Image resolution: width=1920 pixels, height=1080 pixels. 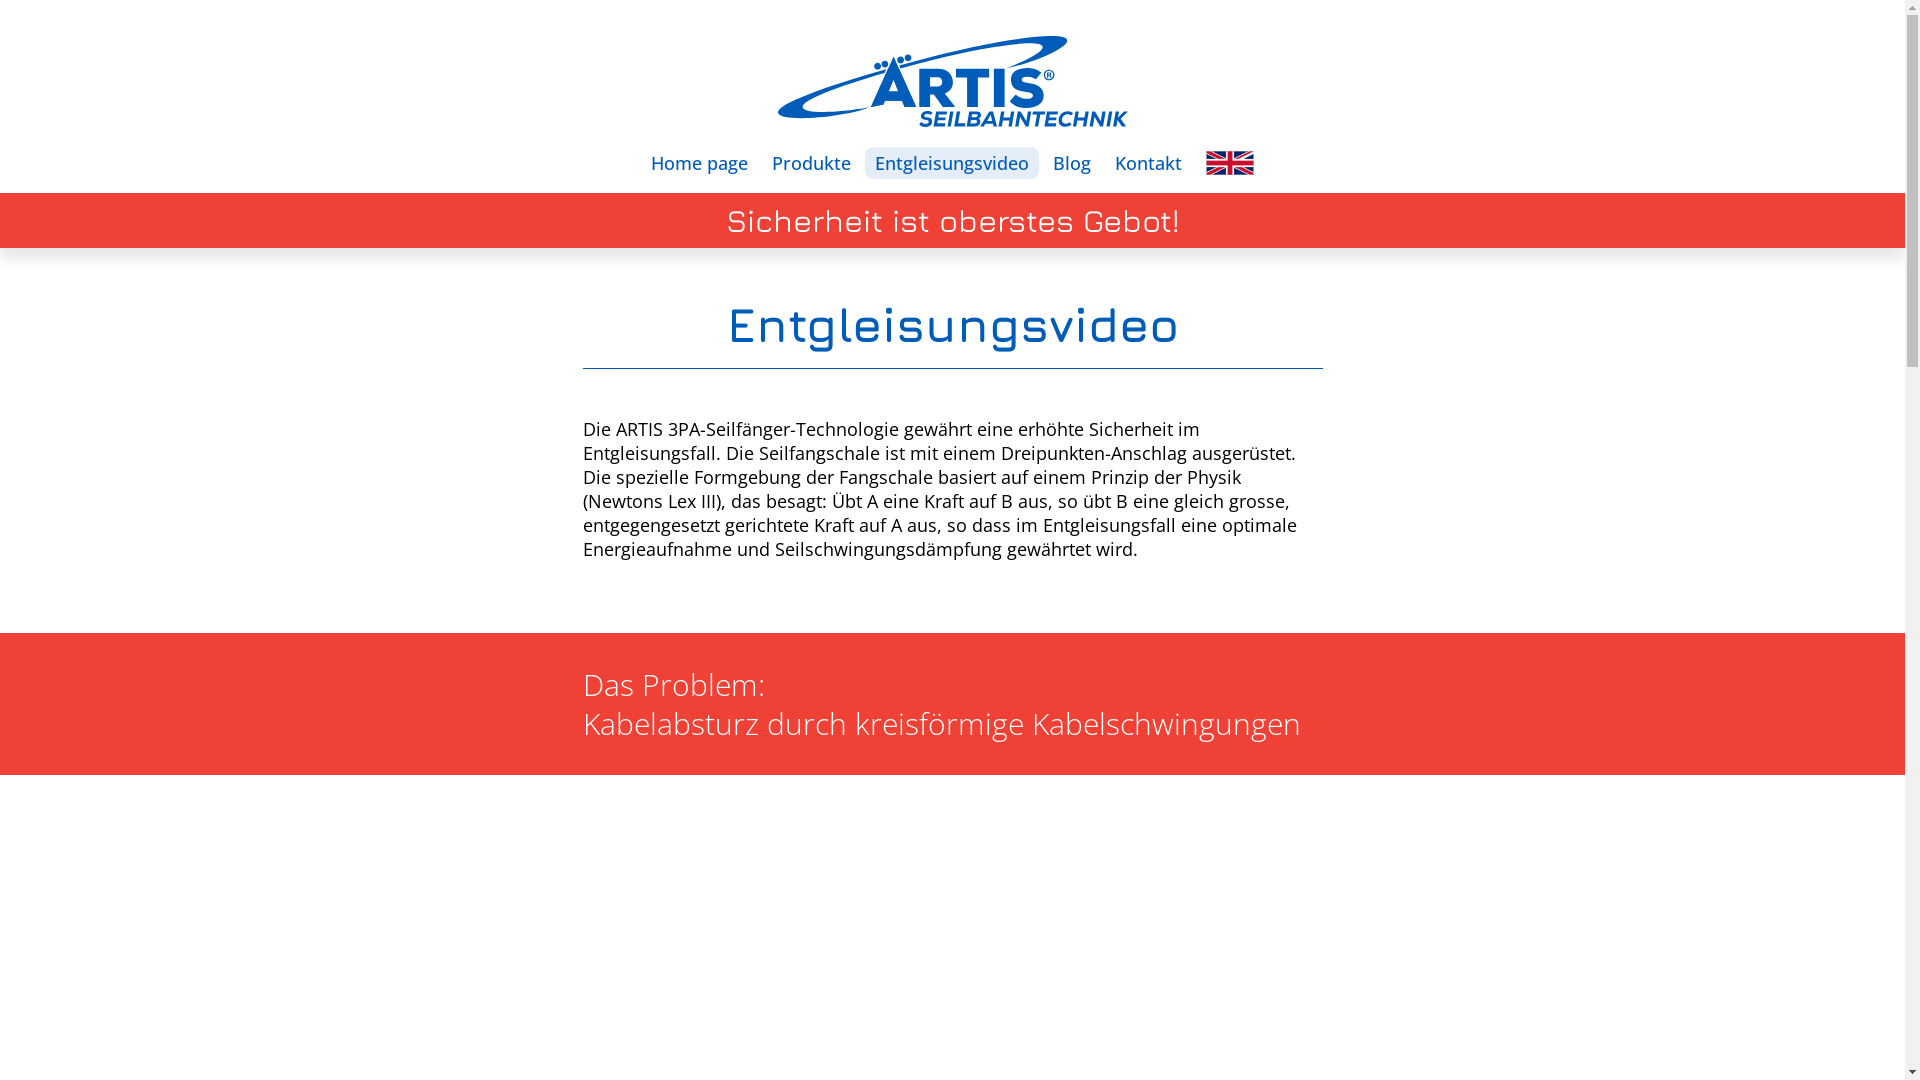 What do you see at coordinates (1070, 161) in the screenshot?
I see `'Blog'` at bounding box center [1070, 161].